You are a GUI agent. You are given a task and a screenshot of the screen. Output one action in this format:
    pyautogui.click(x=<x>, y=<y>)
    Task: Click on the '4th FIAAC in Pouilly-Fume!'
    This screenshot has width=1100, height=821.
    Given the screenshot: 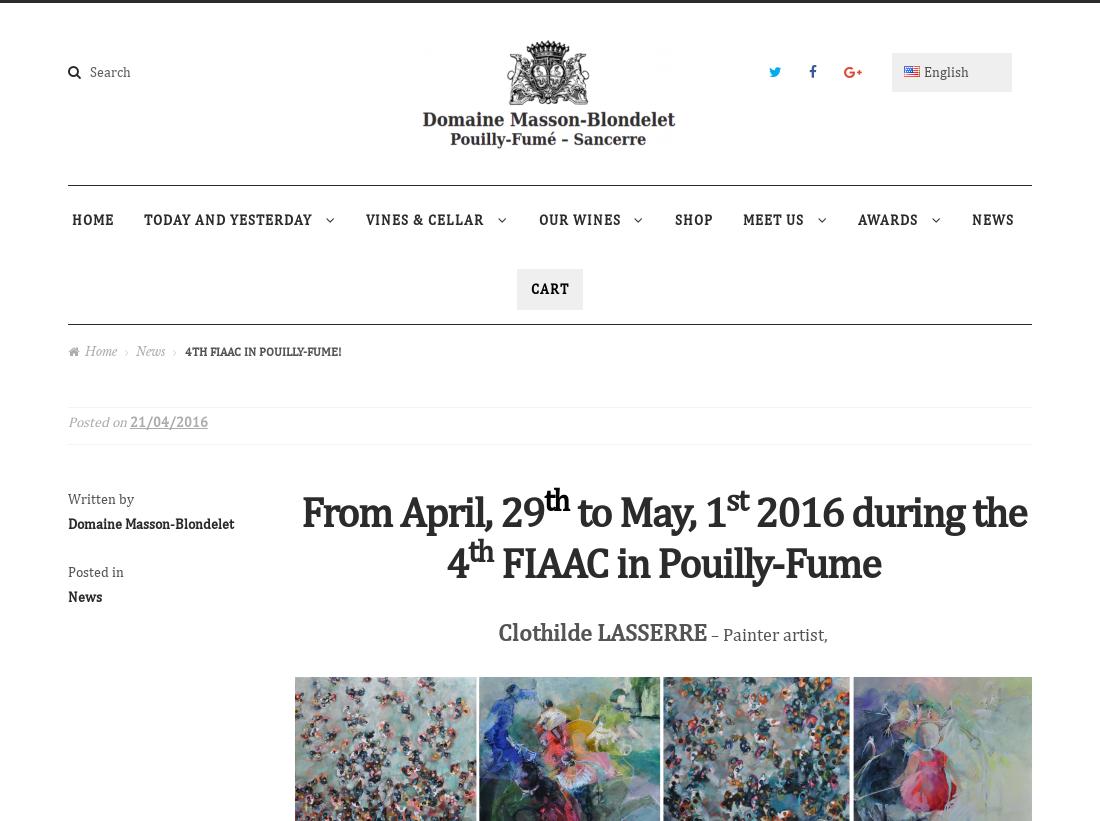 What is the action you would take?
    pyautogui.click(x=262, y=350)
    